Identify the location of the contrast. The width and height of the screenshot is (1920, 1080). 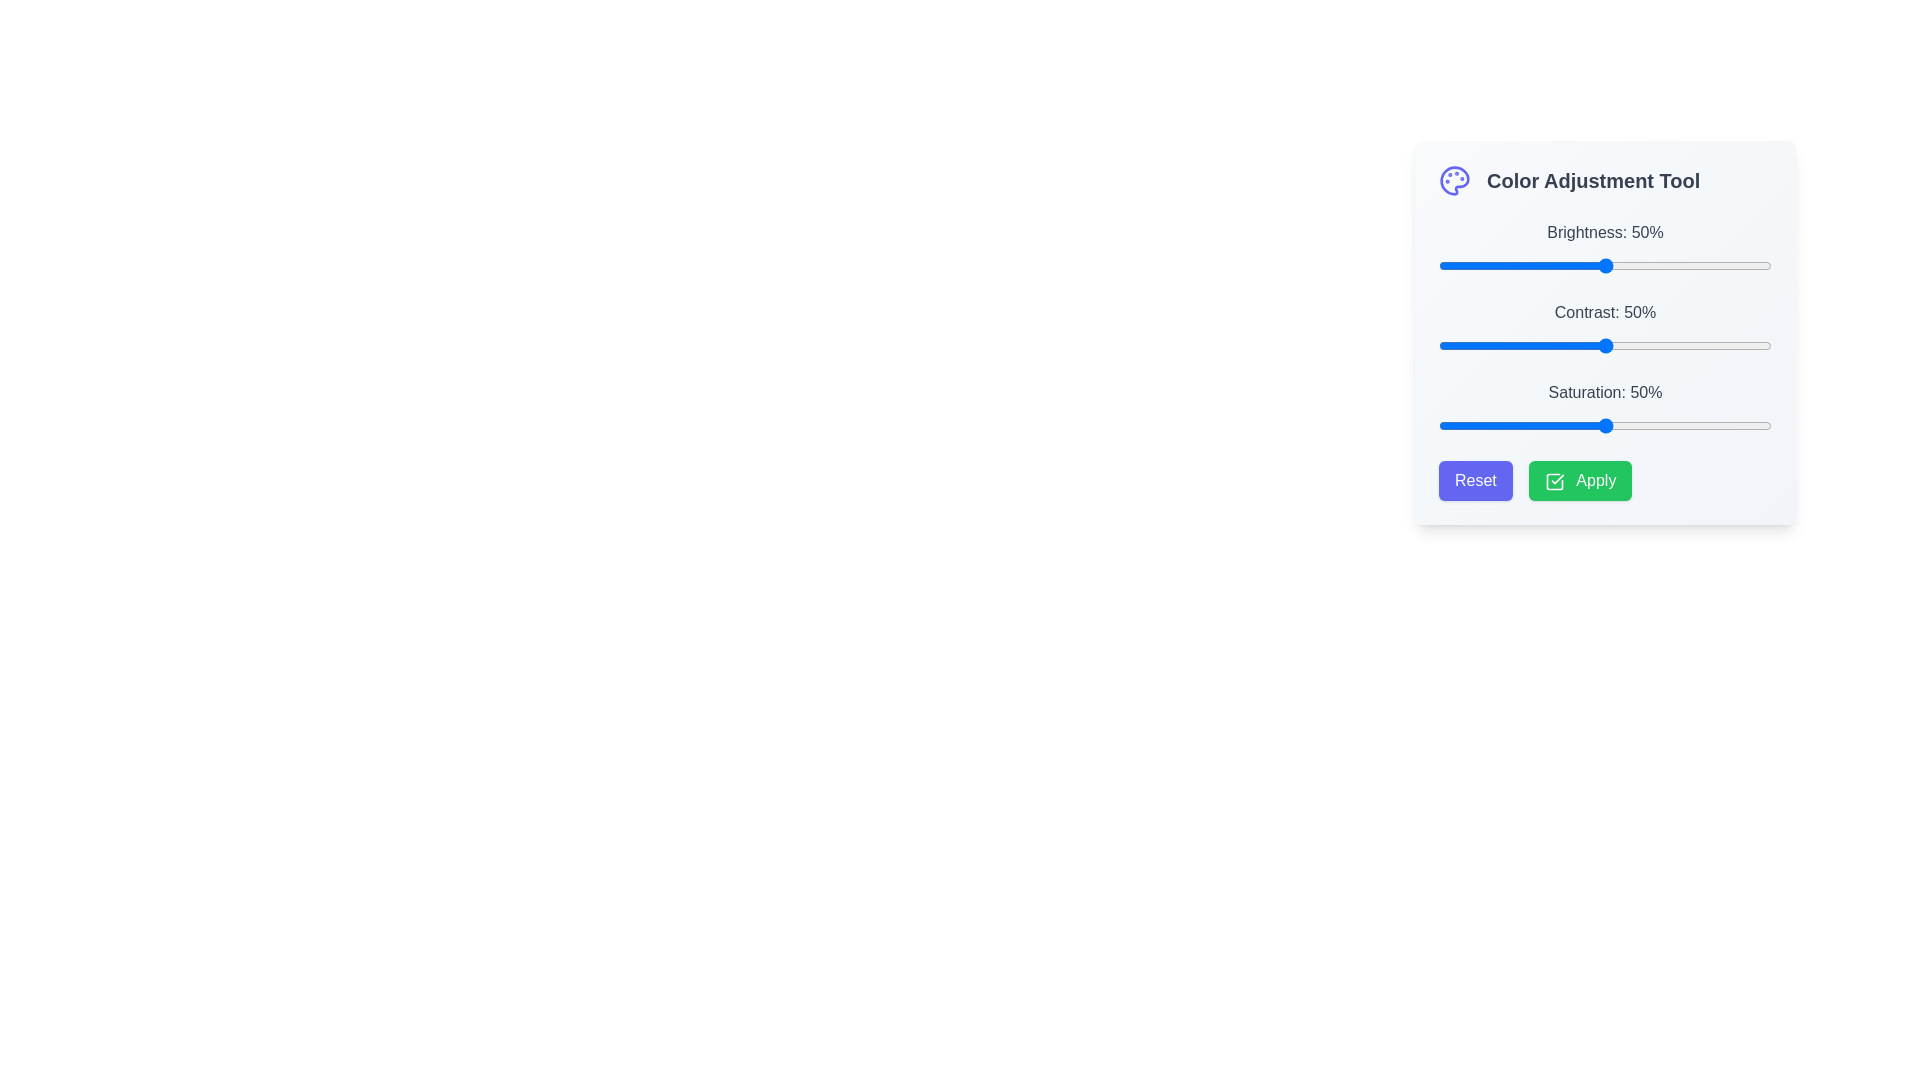
(1605, 345).